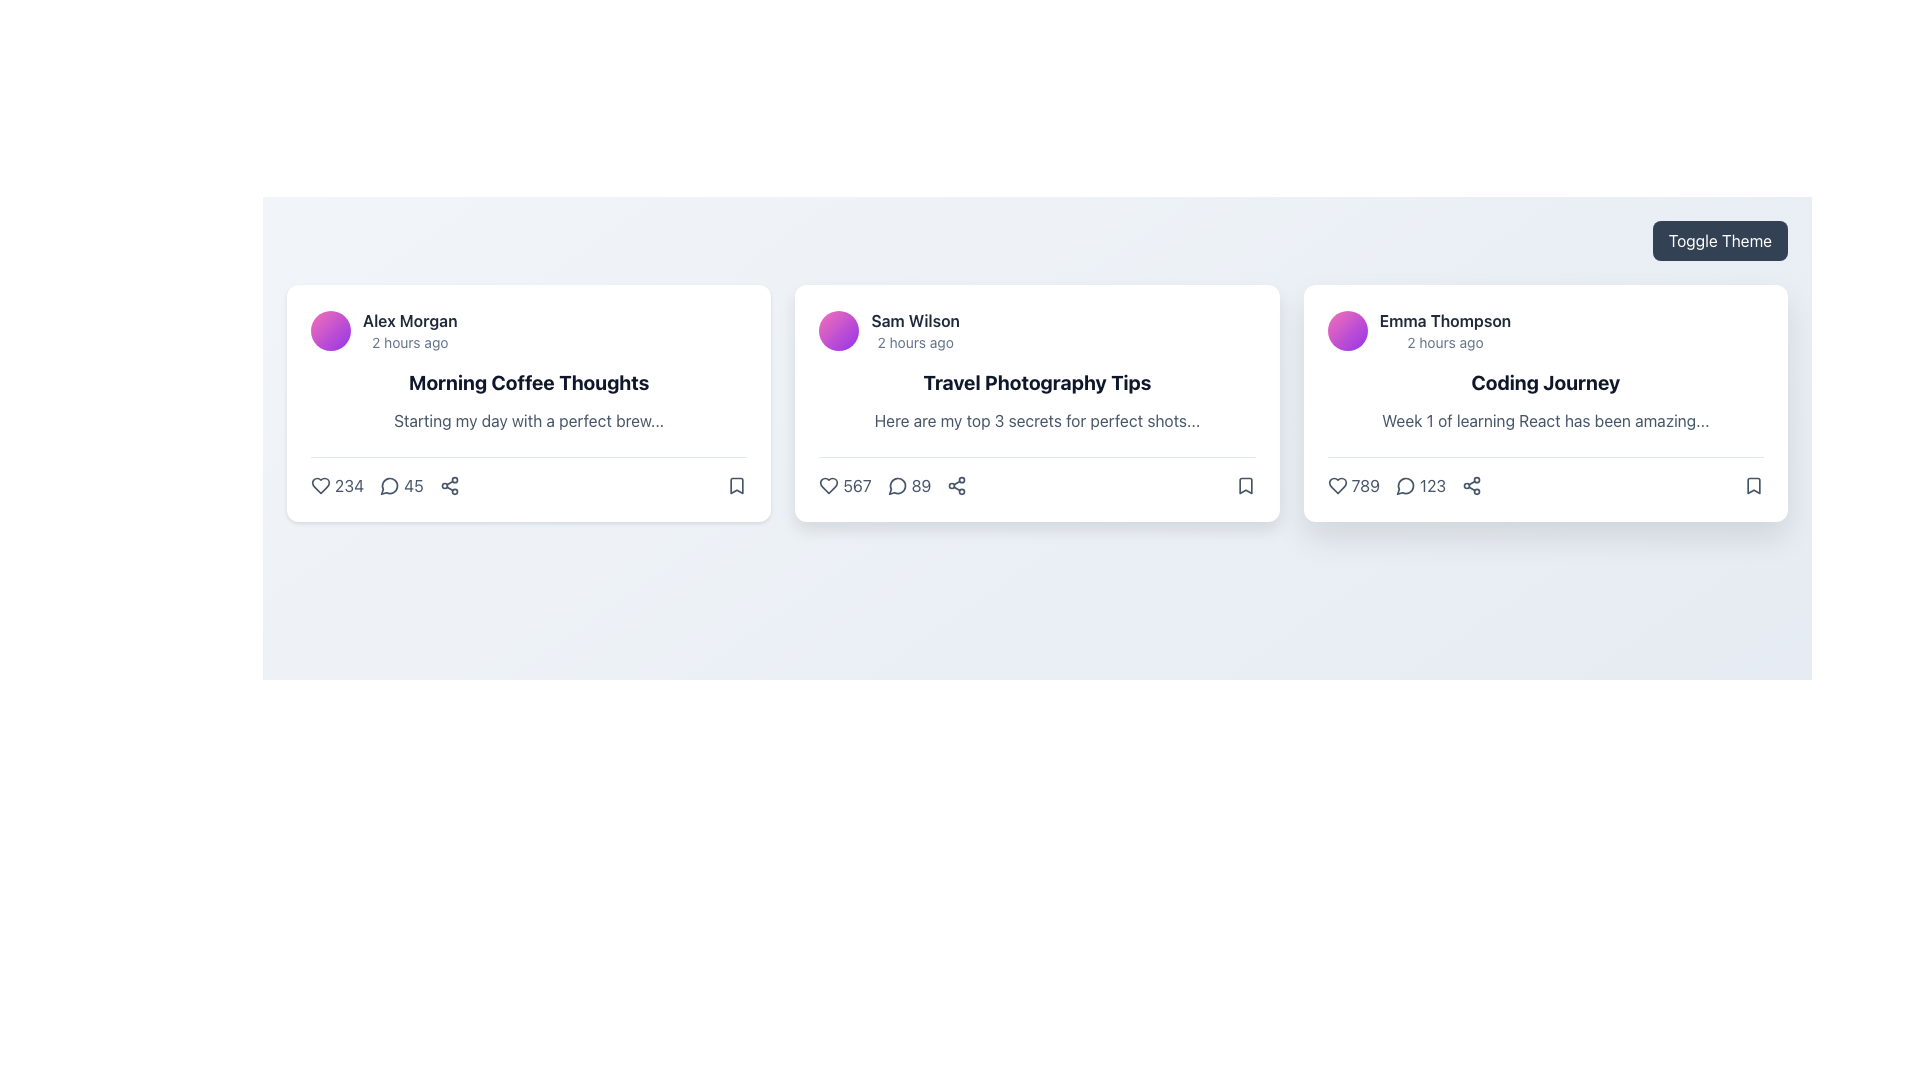 The height and width of the screenshot is (1080, 1920). Describe the element at coordinates (448, 486) in the screenshot. I see `the 'Share' button located at the bottom-right corner of the first card` at that location.